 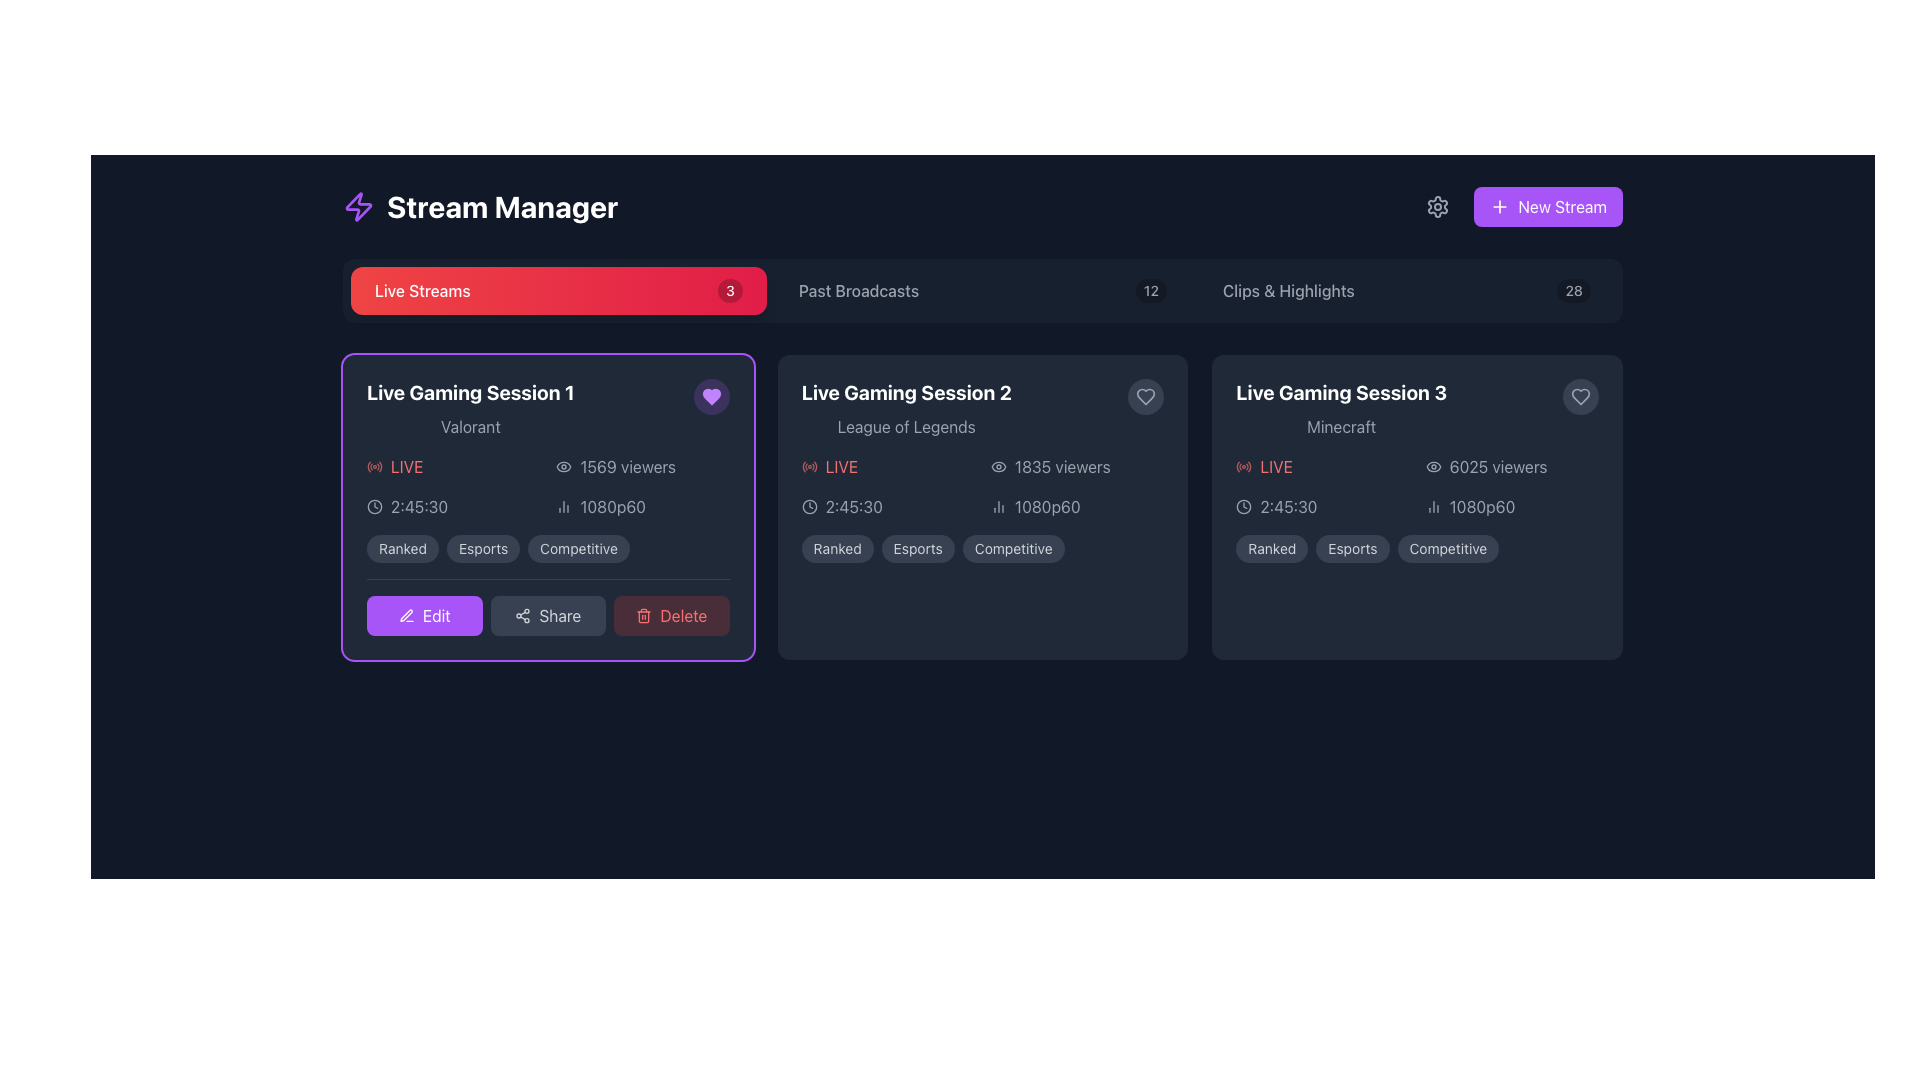 What do you see at coordinates (402, 548) in the screenshot?
I see `the first button-like label tag representing the categorization or status of 'Live Gaming Session 1'` at bounding box center [402, 548].